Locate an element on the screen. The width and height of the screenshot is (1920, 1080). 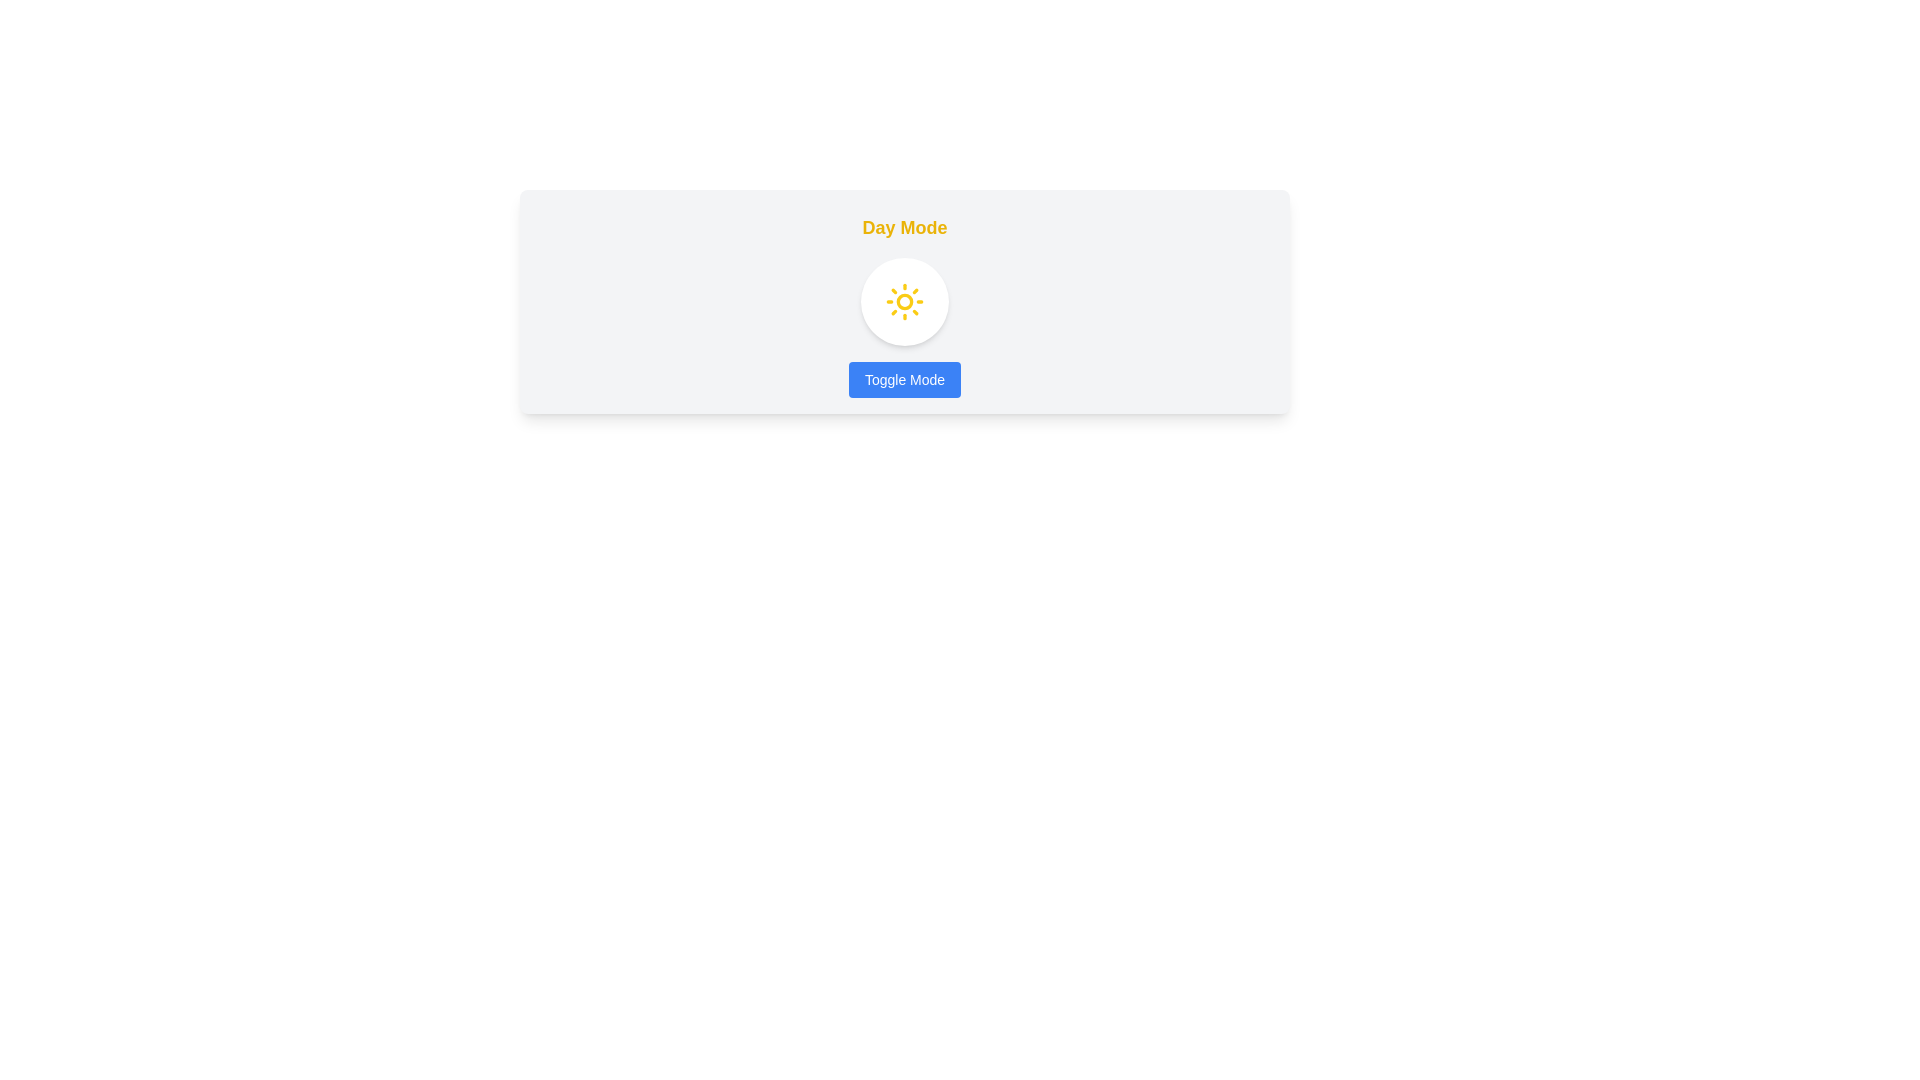
the yellow circular shape representing the core part of the sun icon, which is centrally located within the upper visual panel of the page is located at coordinates (904, 301).